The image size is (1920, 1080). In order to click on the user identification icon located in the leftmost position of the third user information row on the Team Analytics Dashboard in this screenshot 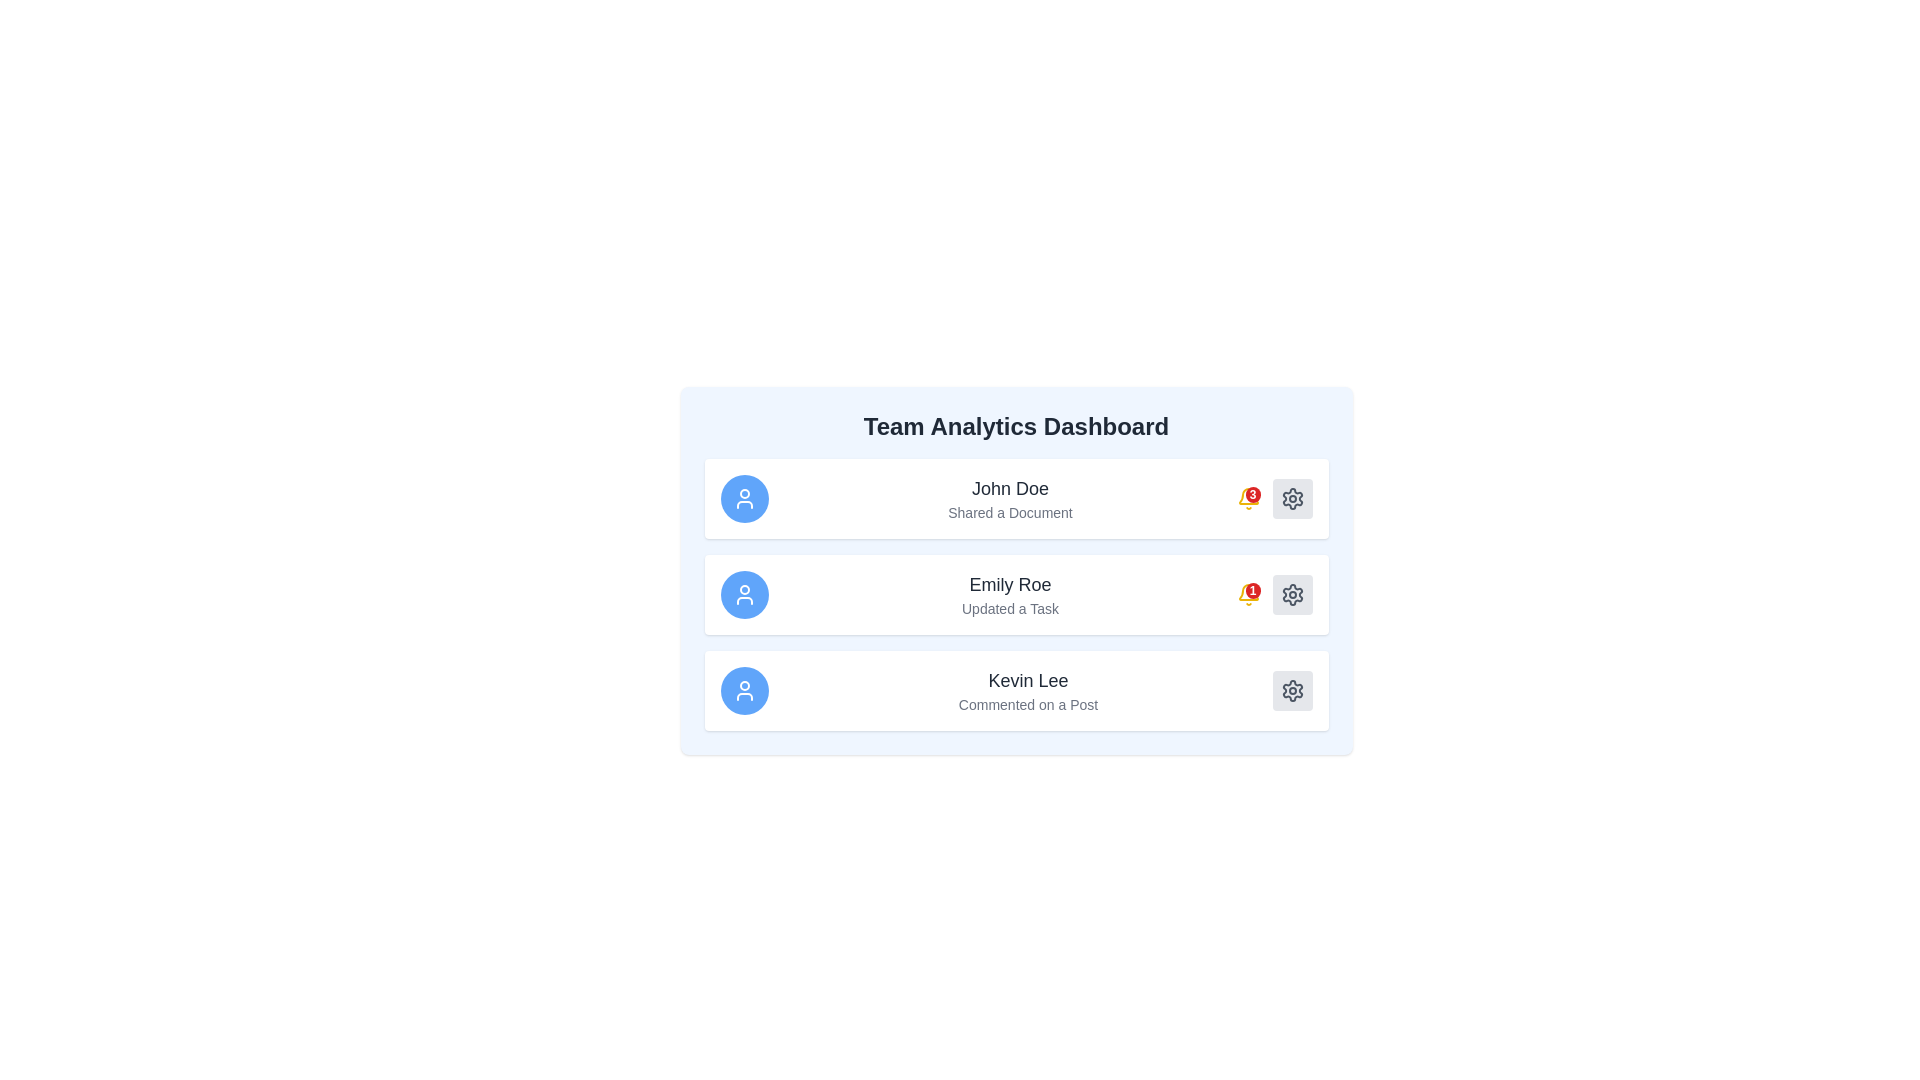, I will do `click(743, 689)`.